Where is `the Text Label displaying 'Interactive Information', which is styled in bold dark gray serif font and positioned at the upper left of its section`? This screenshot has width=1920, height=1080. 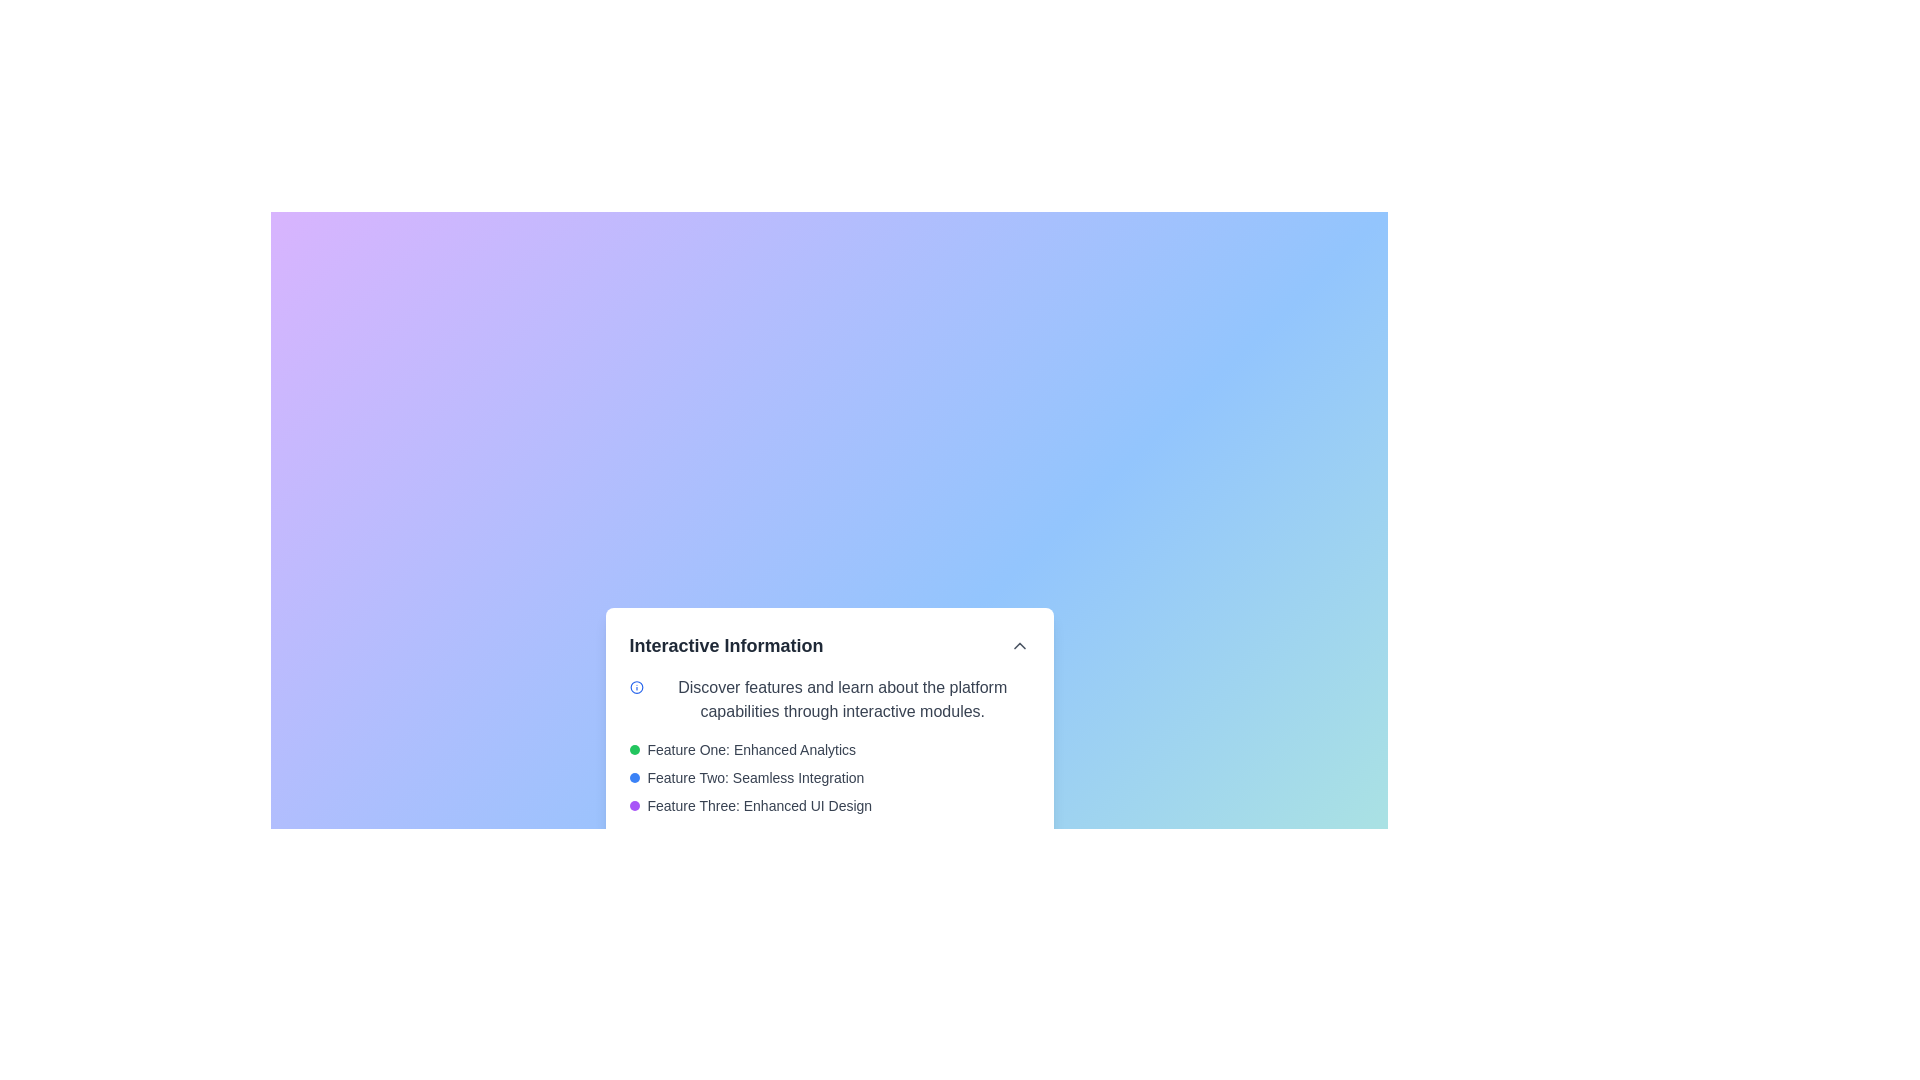 the Text Label displaying 'Interactive Information', which is styled in bold dark gray serif font and positioned at the upper left of its section is located at coordinates (725, 645).